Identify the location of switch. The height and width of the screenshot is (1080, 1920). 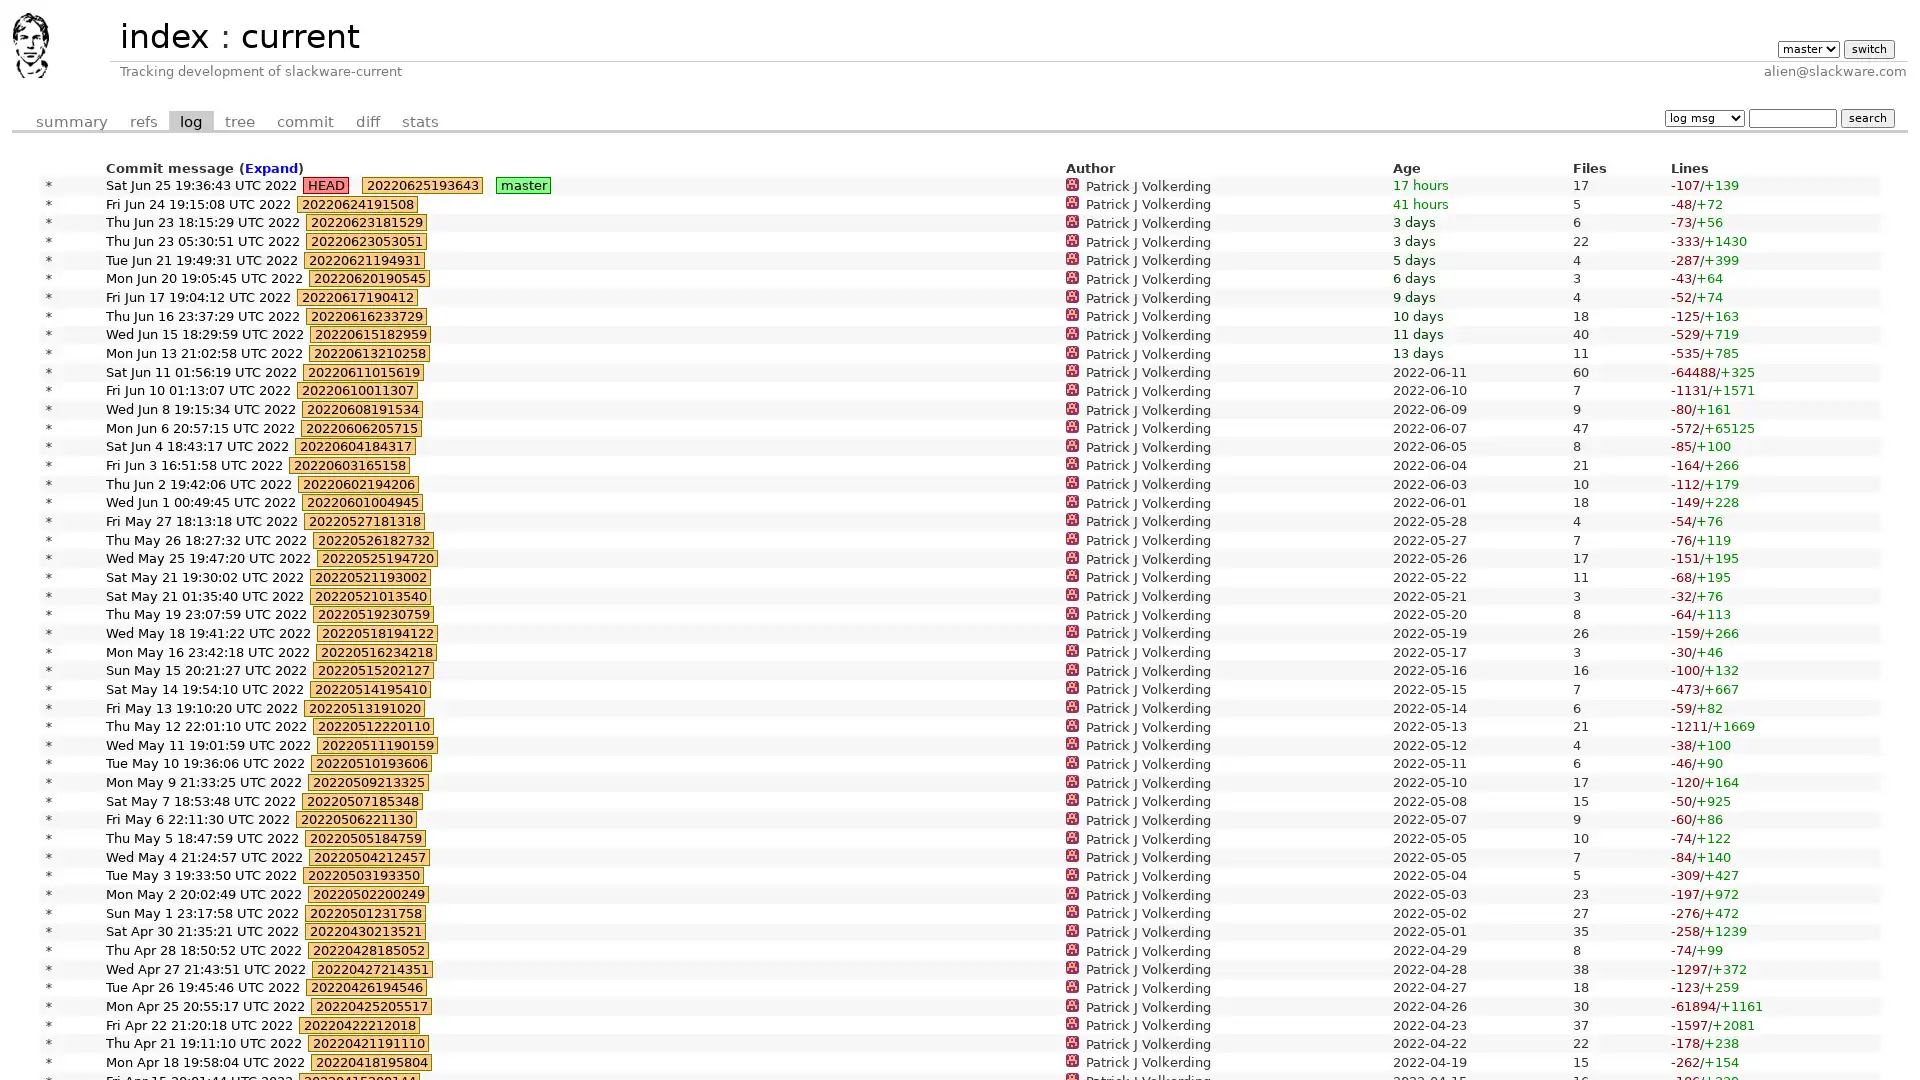
(1867, 47).